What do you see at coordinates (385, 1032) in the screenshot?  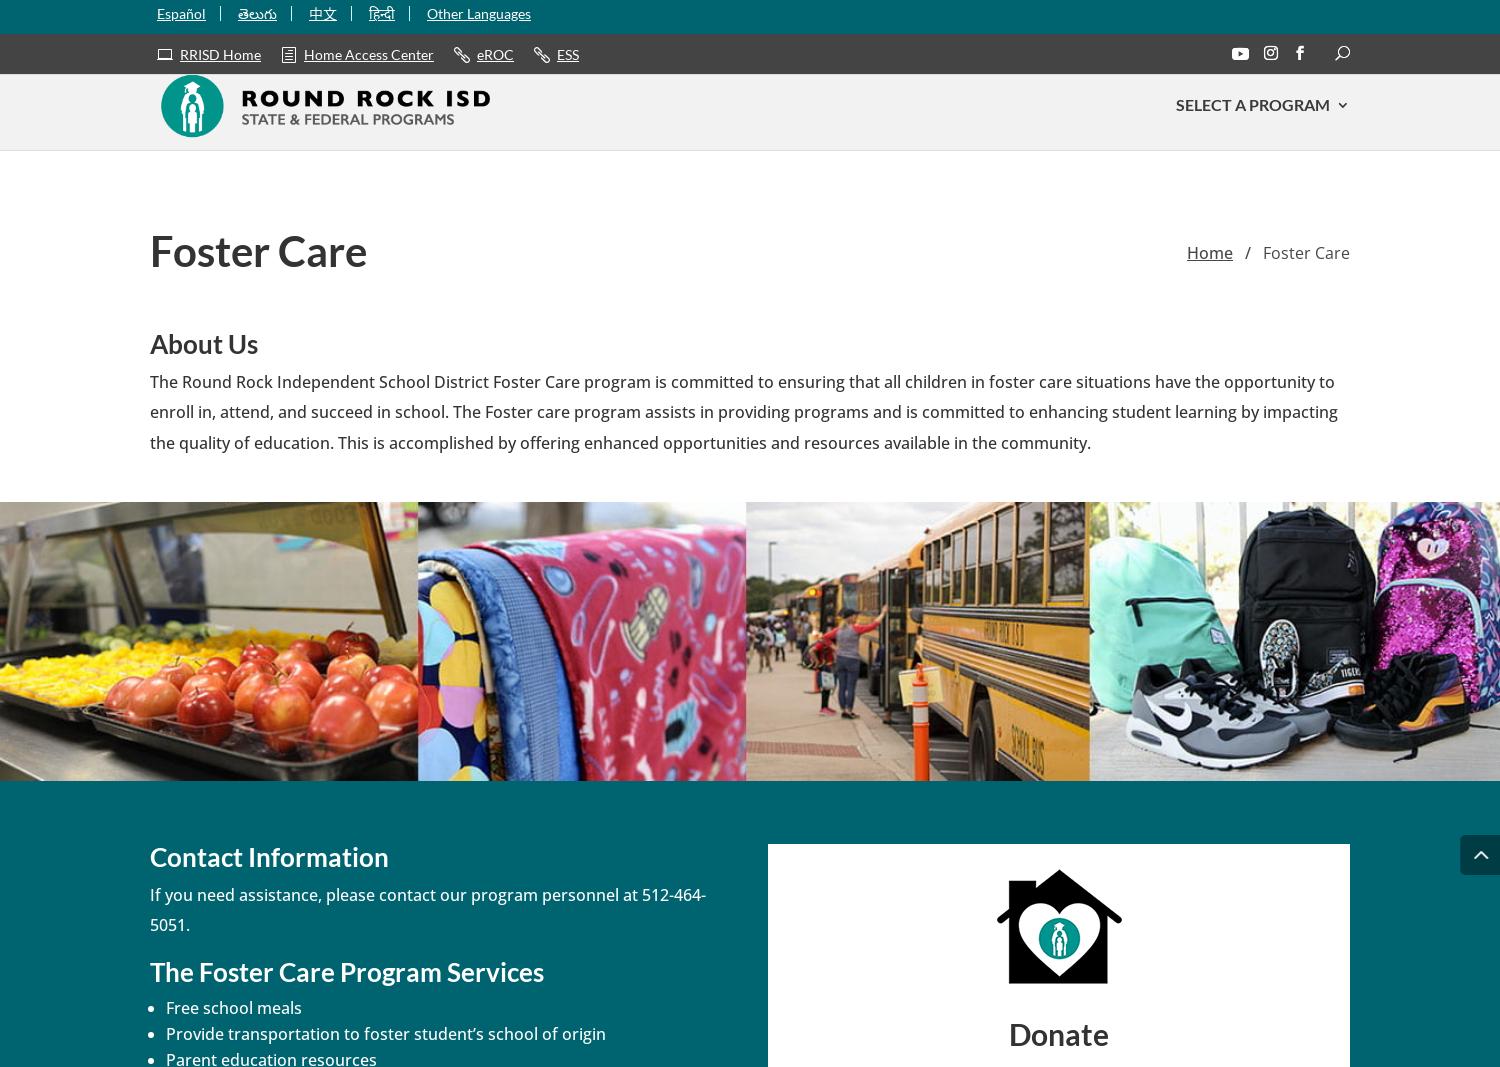 I see `'Provide transportation to foster student’s school of origin'` at bounding box center [385, 1032].